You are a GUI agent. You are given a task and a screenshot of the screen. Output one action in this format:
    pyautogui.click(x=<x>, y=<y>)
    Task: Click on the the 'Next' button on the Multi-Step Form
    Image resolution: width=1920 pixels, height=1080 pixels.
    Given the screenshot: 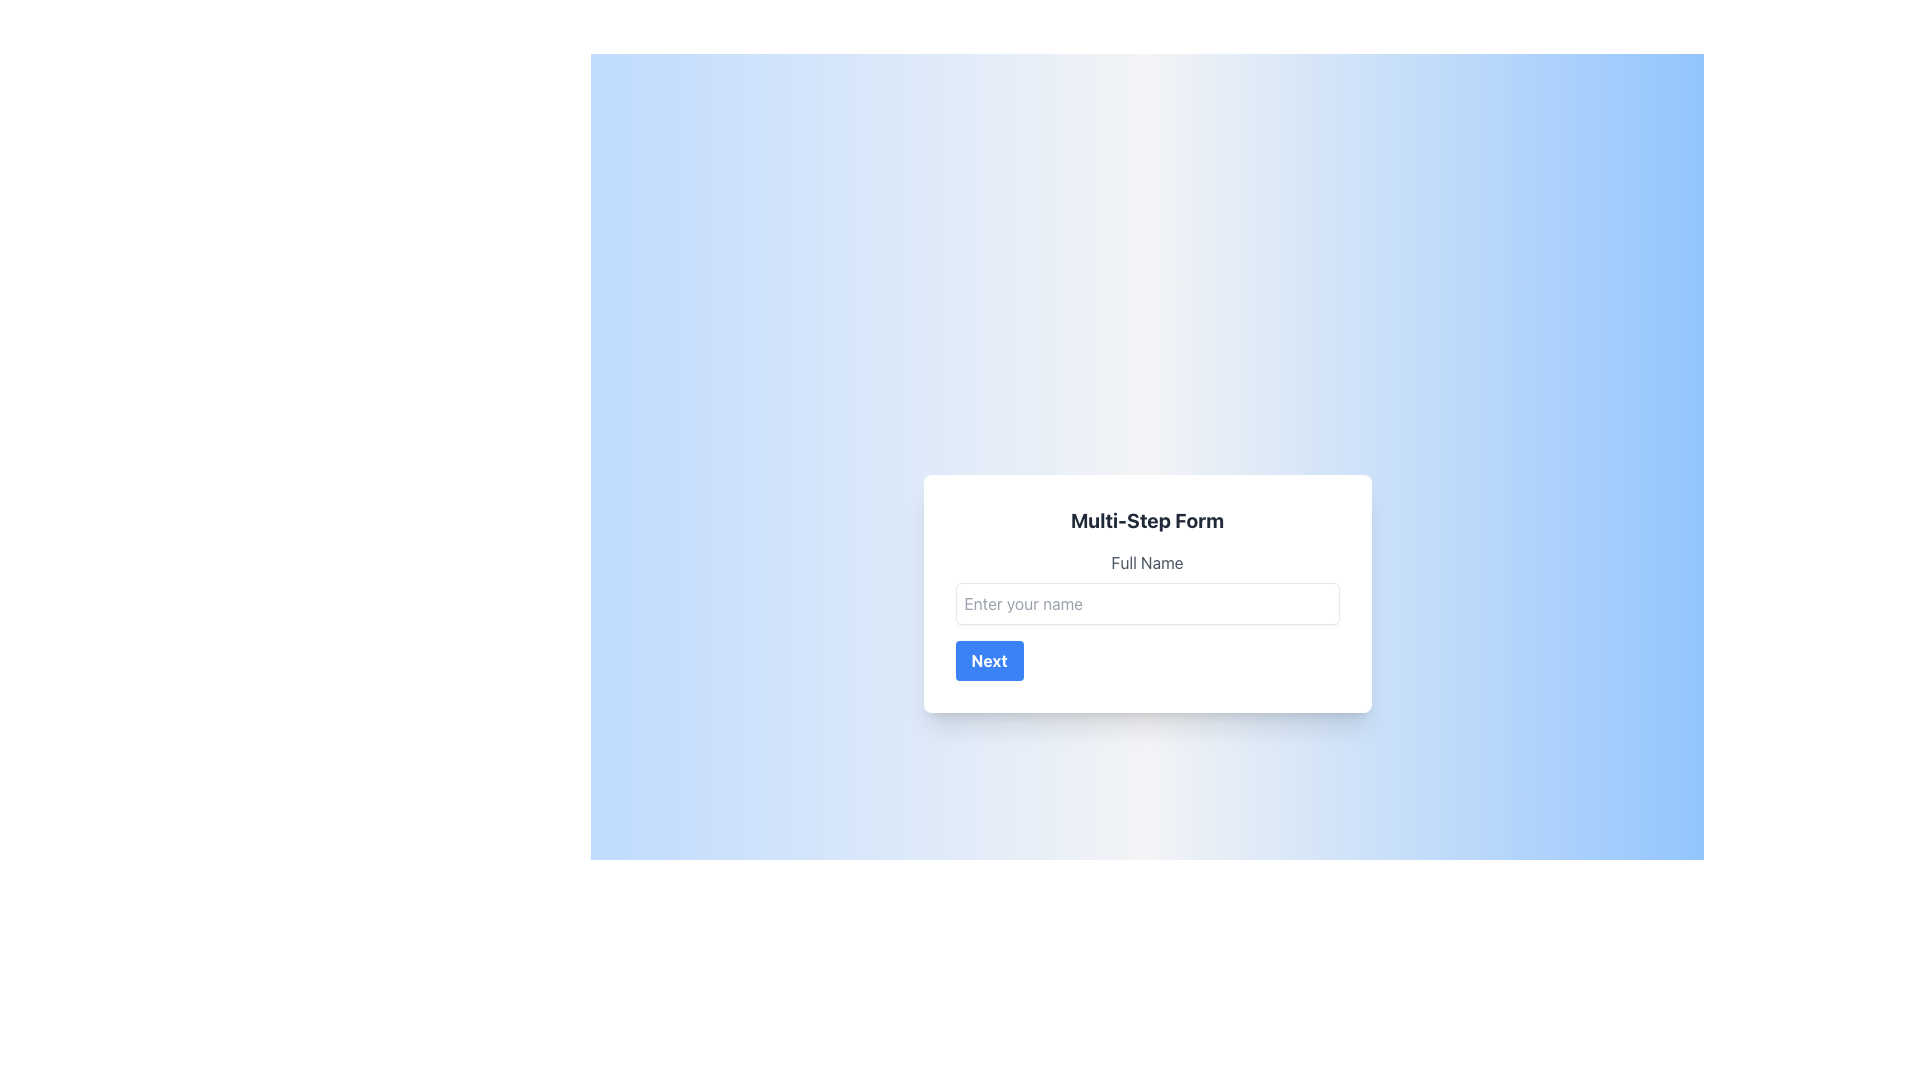 What is the action you would take?
    pyautogui.click(x=1147, y=593)
    